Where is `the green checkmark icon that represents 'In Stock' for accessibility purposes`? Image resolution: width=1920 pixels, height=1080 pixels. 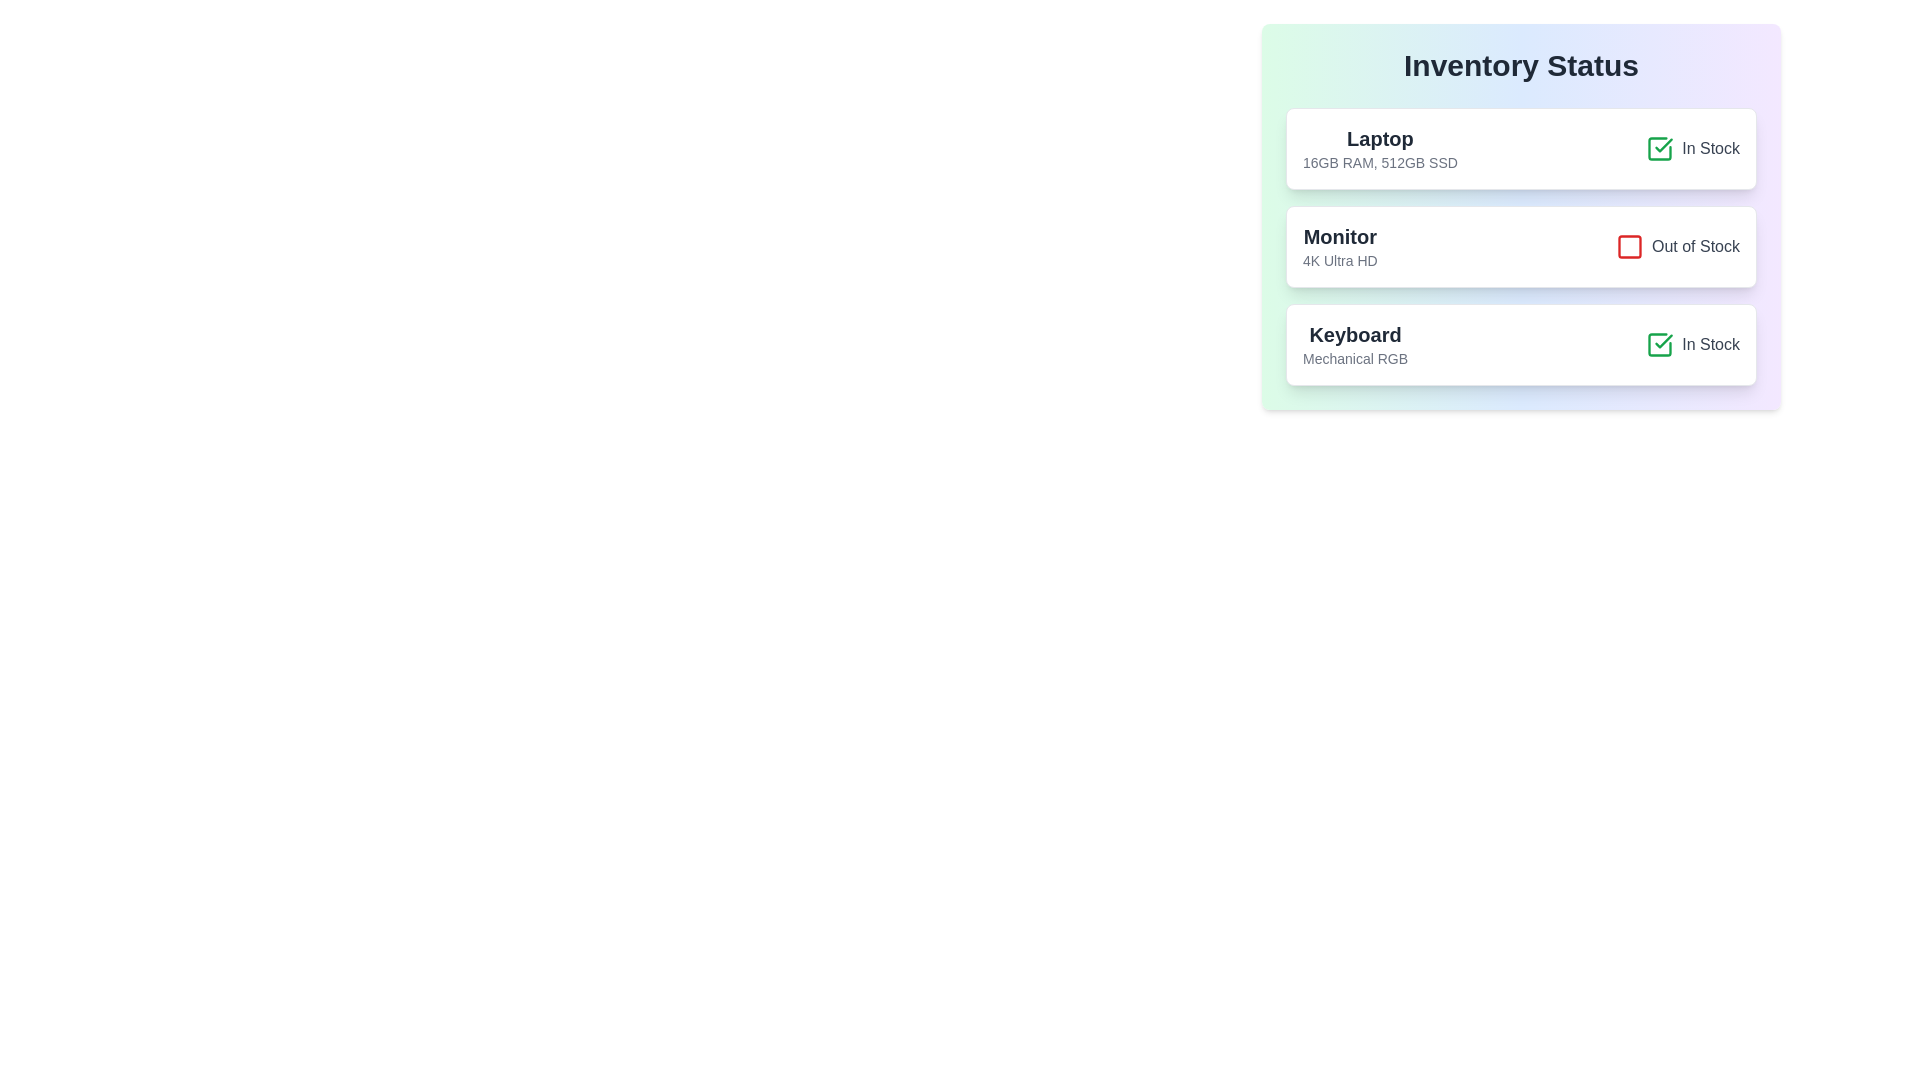 the green checkmark icon that represents 'In Stock' for accessibility purposes is located at coordinates (1660, 343).